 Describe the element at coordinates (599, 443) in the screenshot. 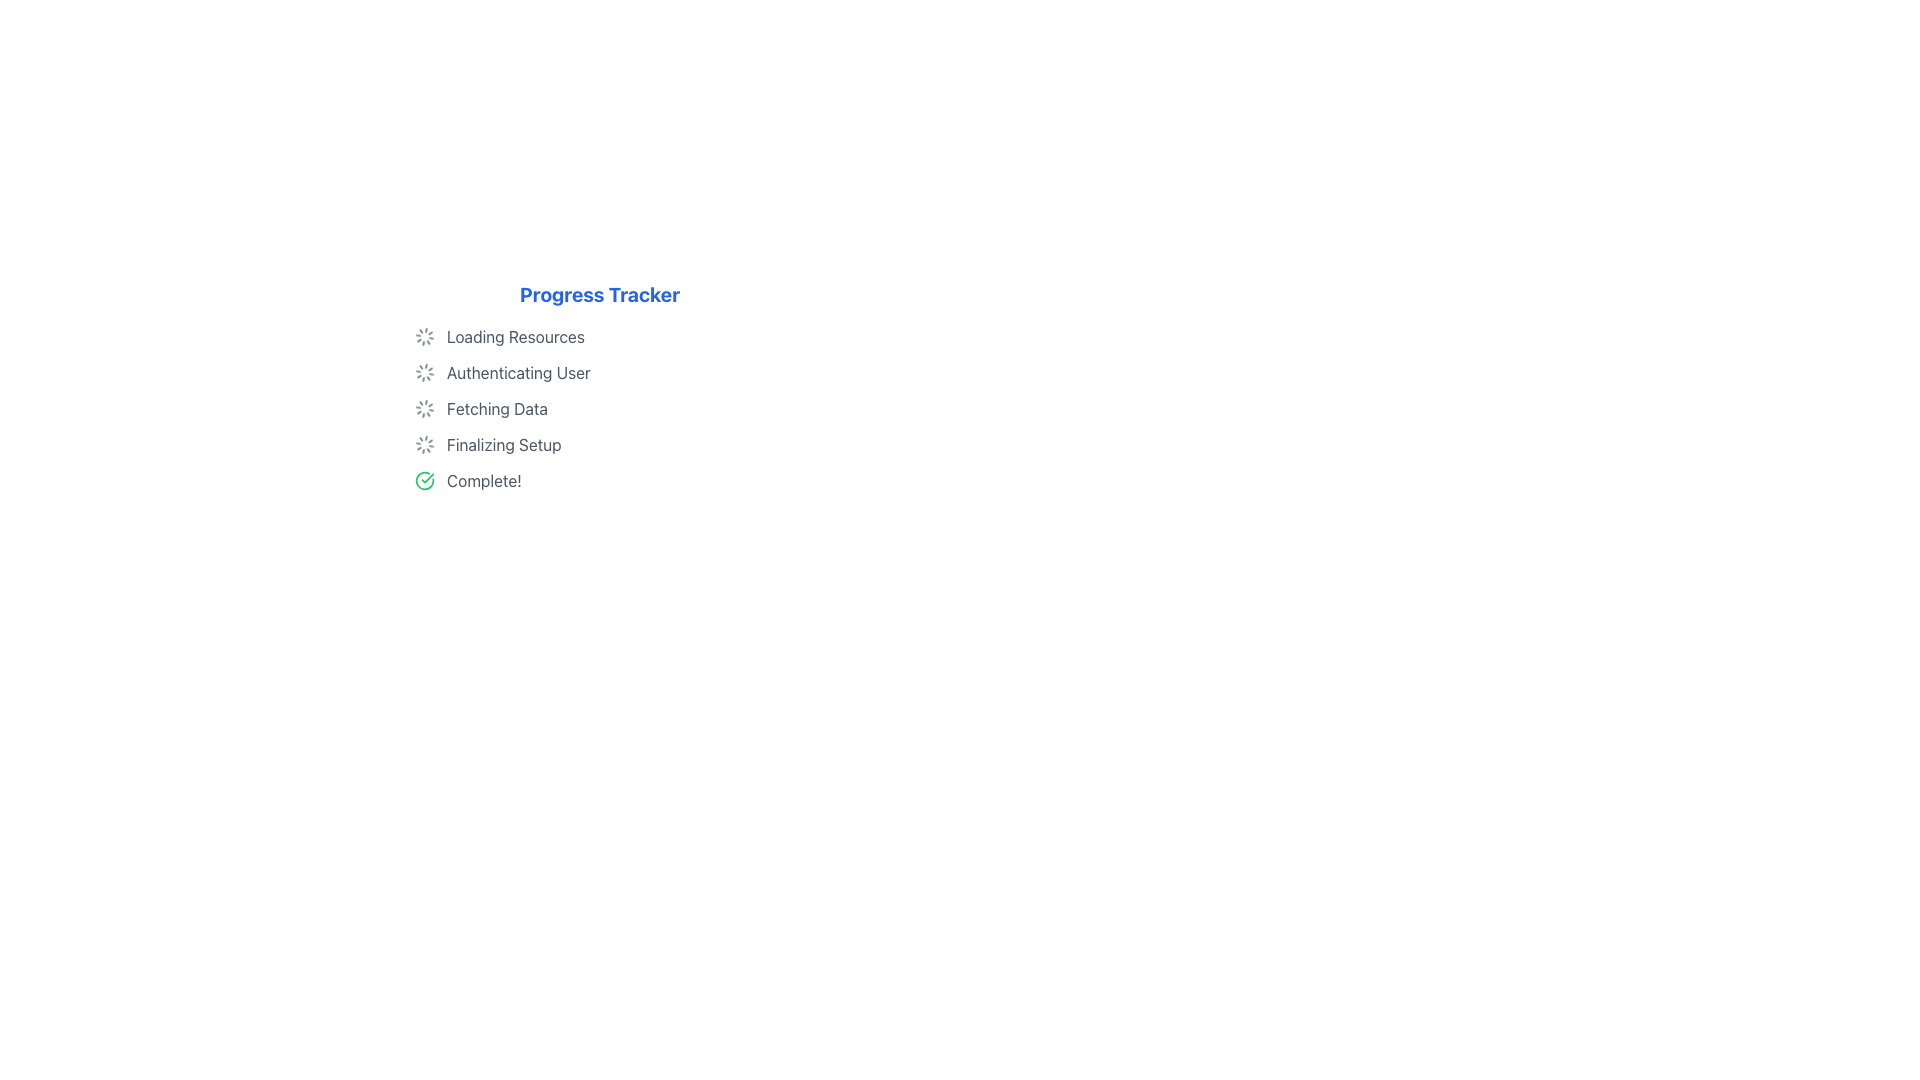

I see `the 'Finalizing Setup' phase indicator in the vertical progress tracker` at that location.